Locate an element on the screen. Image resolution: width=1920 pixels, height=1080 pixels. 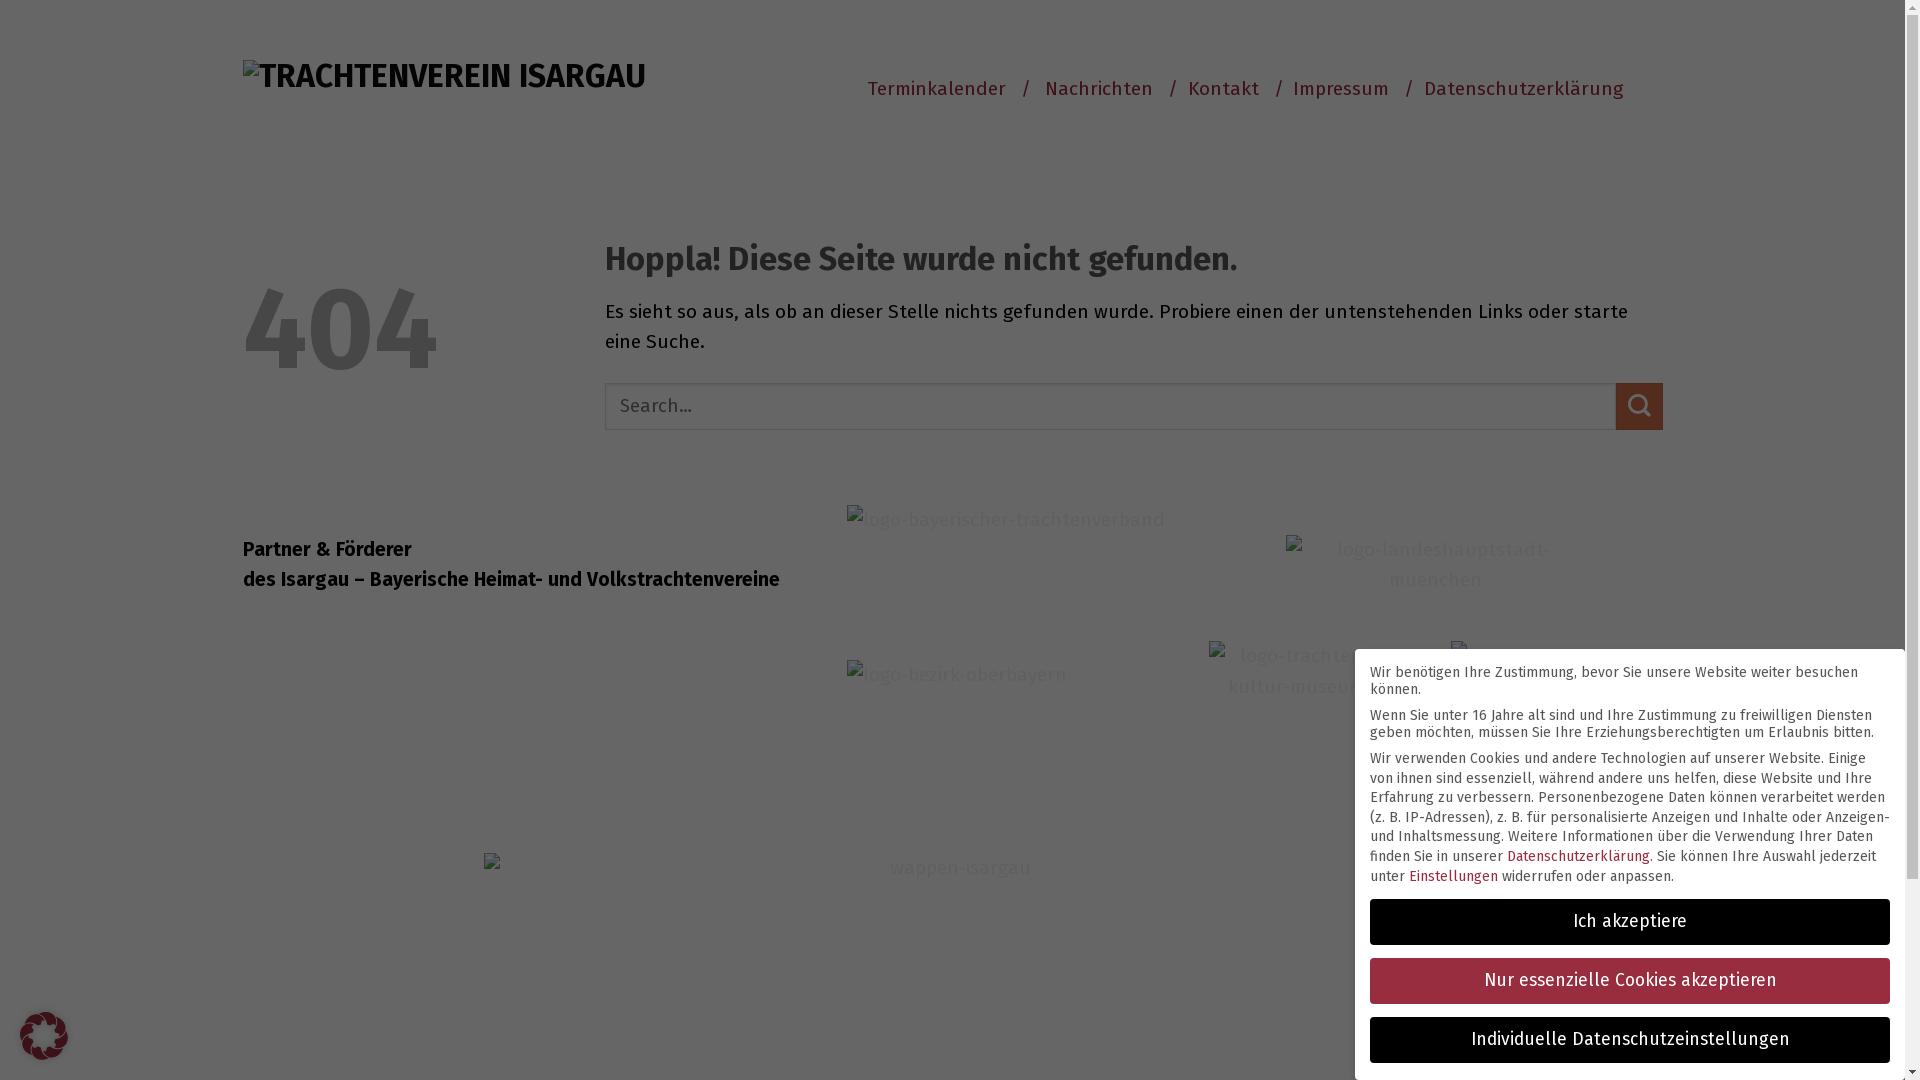
'Terminkalender   /' is located at coordinates (947, 87).